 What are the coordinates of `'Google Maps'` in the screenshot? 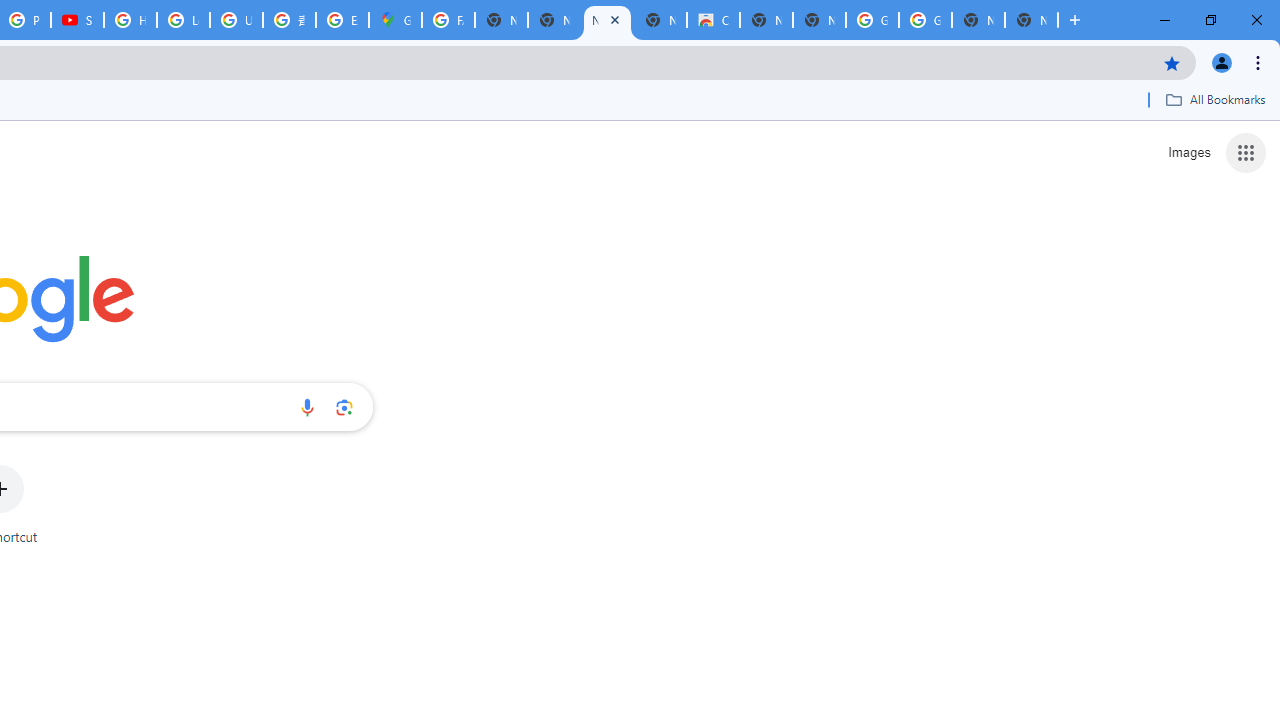 It's located at (395, 20).